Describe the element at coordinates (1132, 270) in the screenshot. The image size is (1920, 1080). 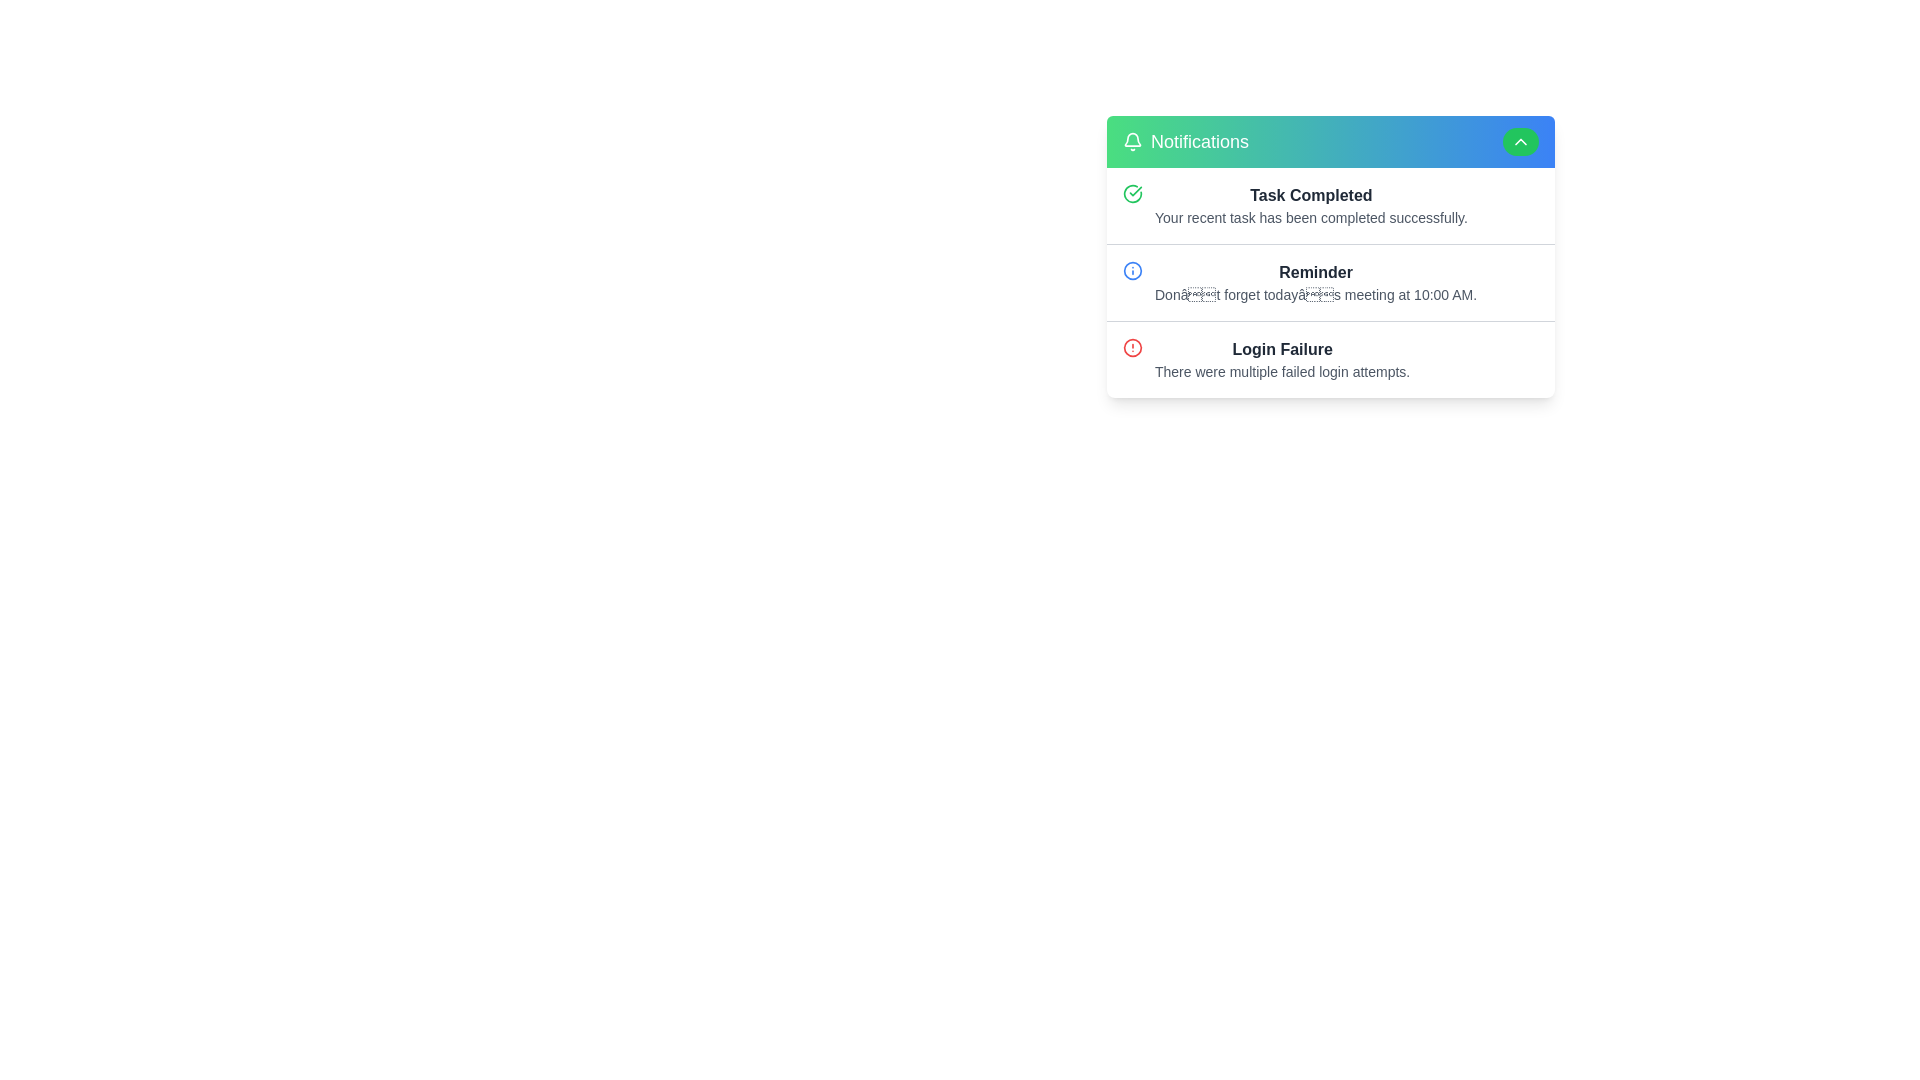
I see `SVG Circle element that contributes to the 'information' icon, located to the left of the 'Reminder' notification text in the notification list` at that location.